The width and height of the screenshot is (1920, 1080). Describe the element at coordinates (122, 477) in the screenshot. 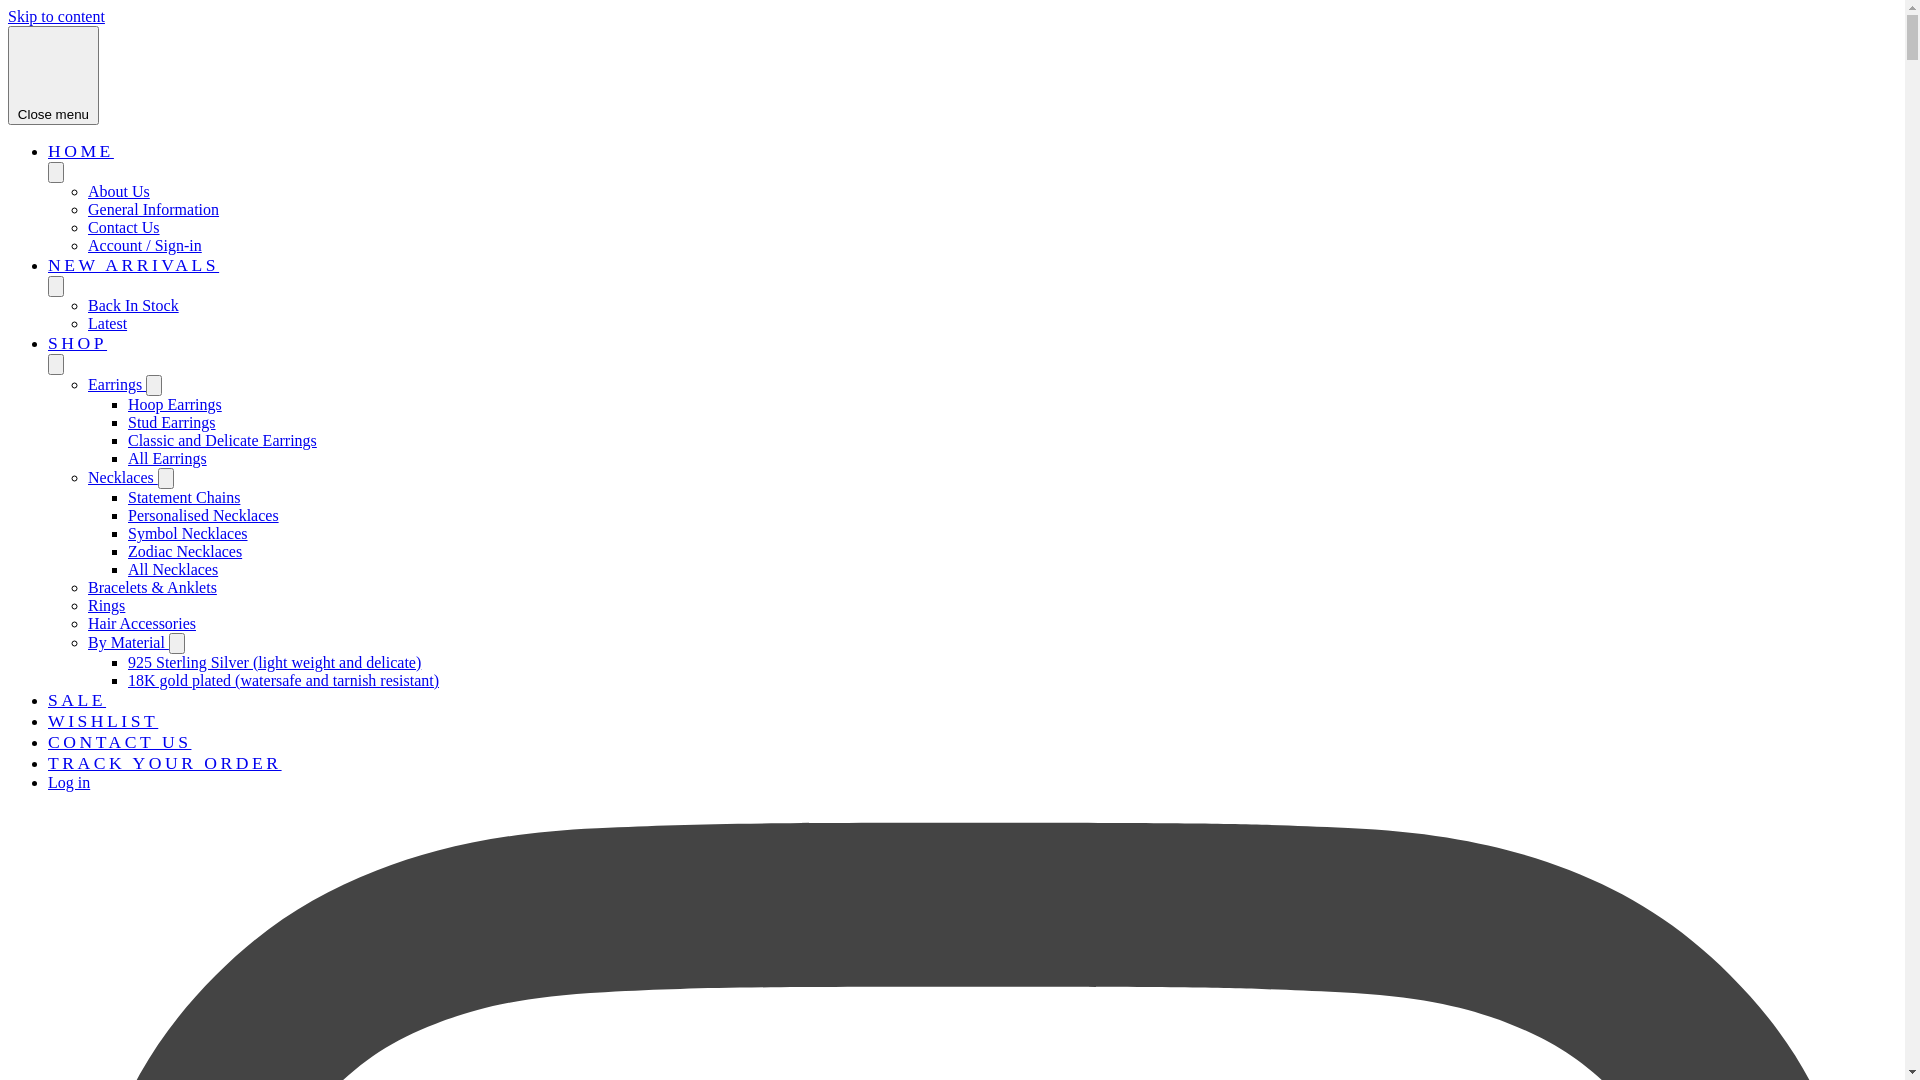

I see `'Necklaces'` at that location.